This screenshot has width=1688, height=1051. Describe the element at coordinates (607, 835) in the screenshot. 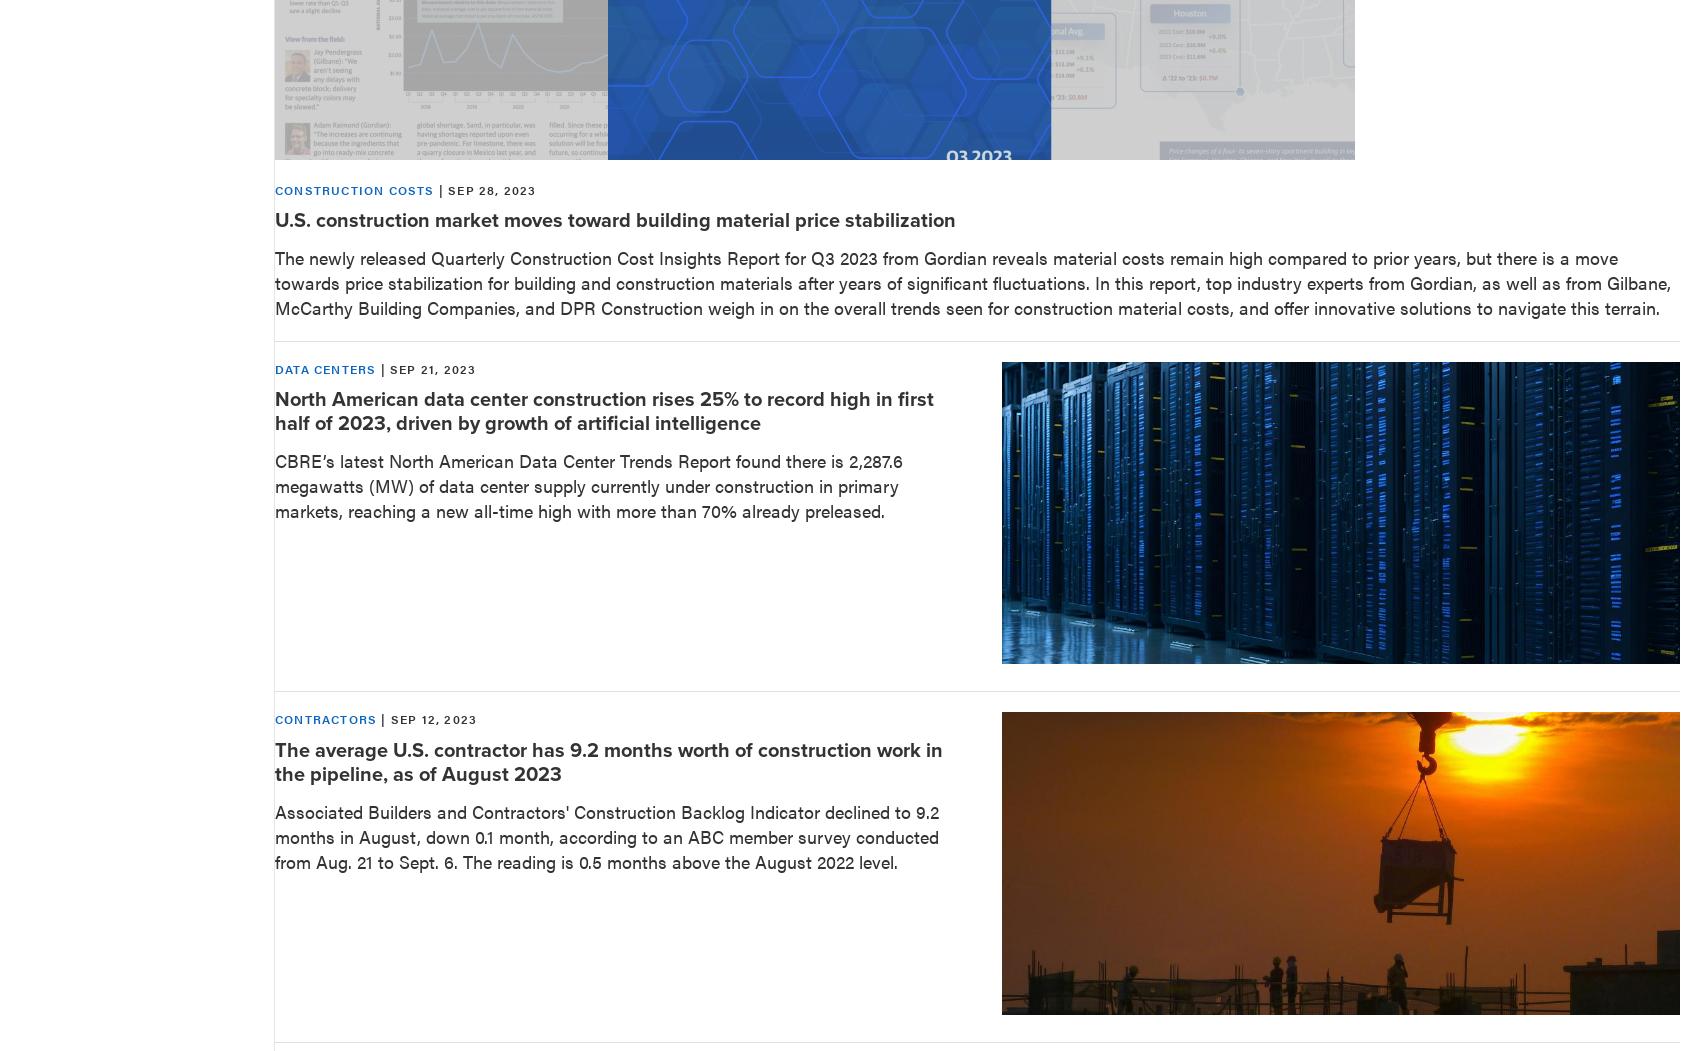

I see `'Associated Builders and Contractors' Construction Backlog Indicator declined to 9.2 months in August, down 0.1 month, according to an ABC member survey conducted from Aug. 21 to Sept. 6. The reading is 0.5 months above the August 2022 level.'` at that location.